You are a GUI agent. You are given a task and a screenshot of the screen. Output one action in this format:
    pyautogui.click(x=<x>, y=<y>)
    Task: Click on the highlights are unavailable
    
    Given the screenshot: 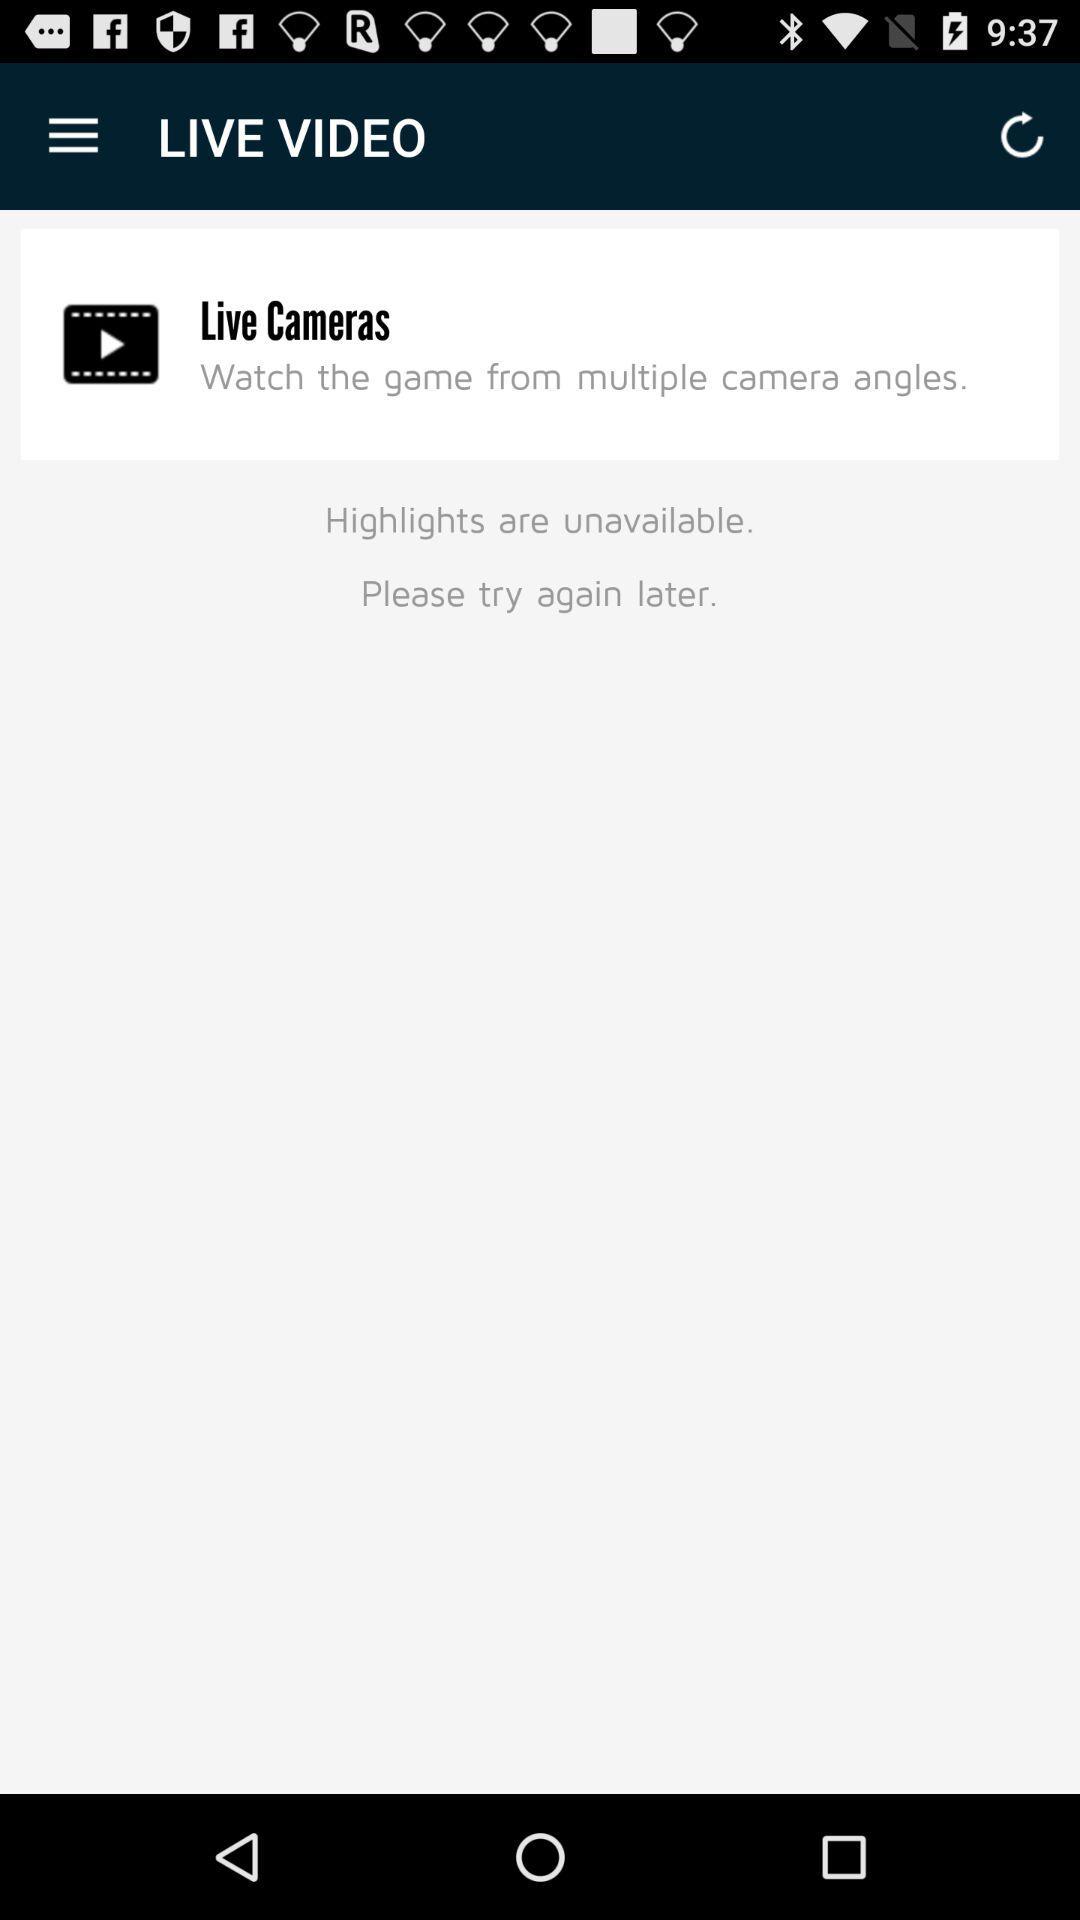 What is the action you would take?
    pyautogui.click(x=540, y=552)
    